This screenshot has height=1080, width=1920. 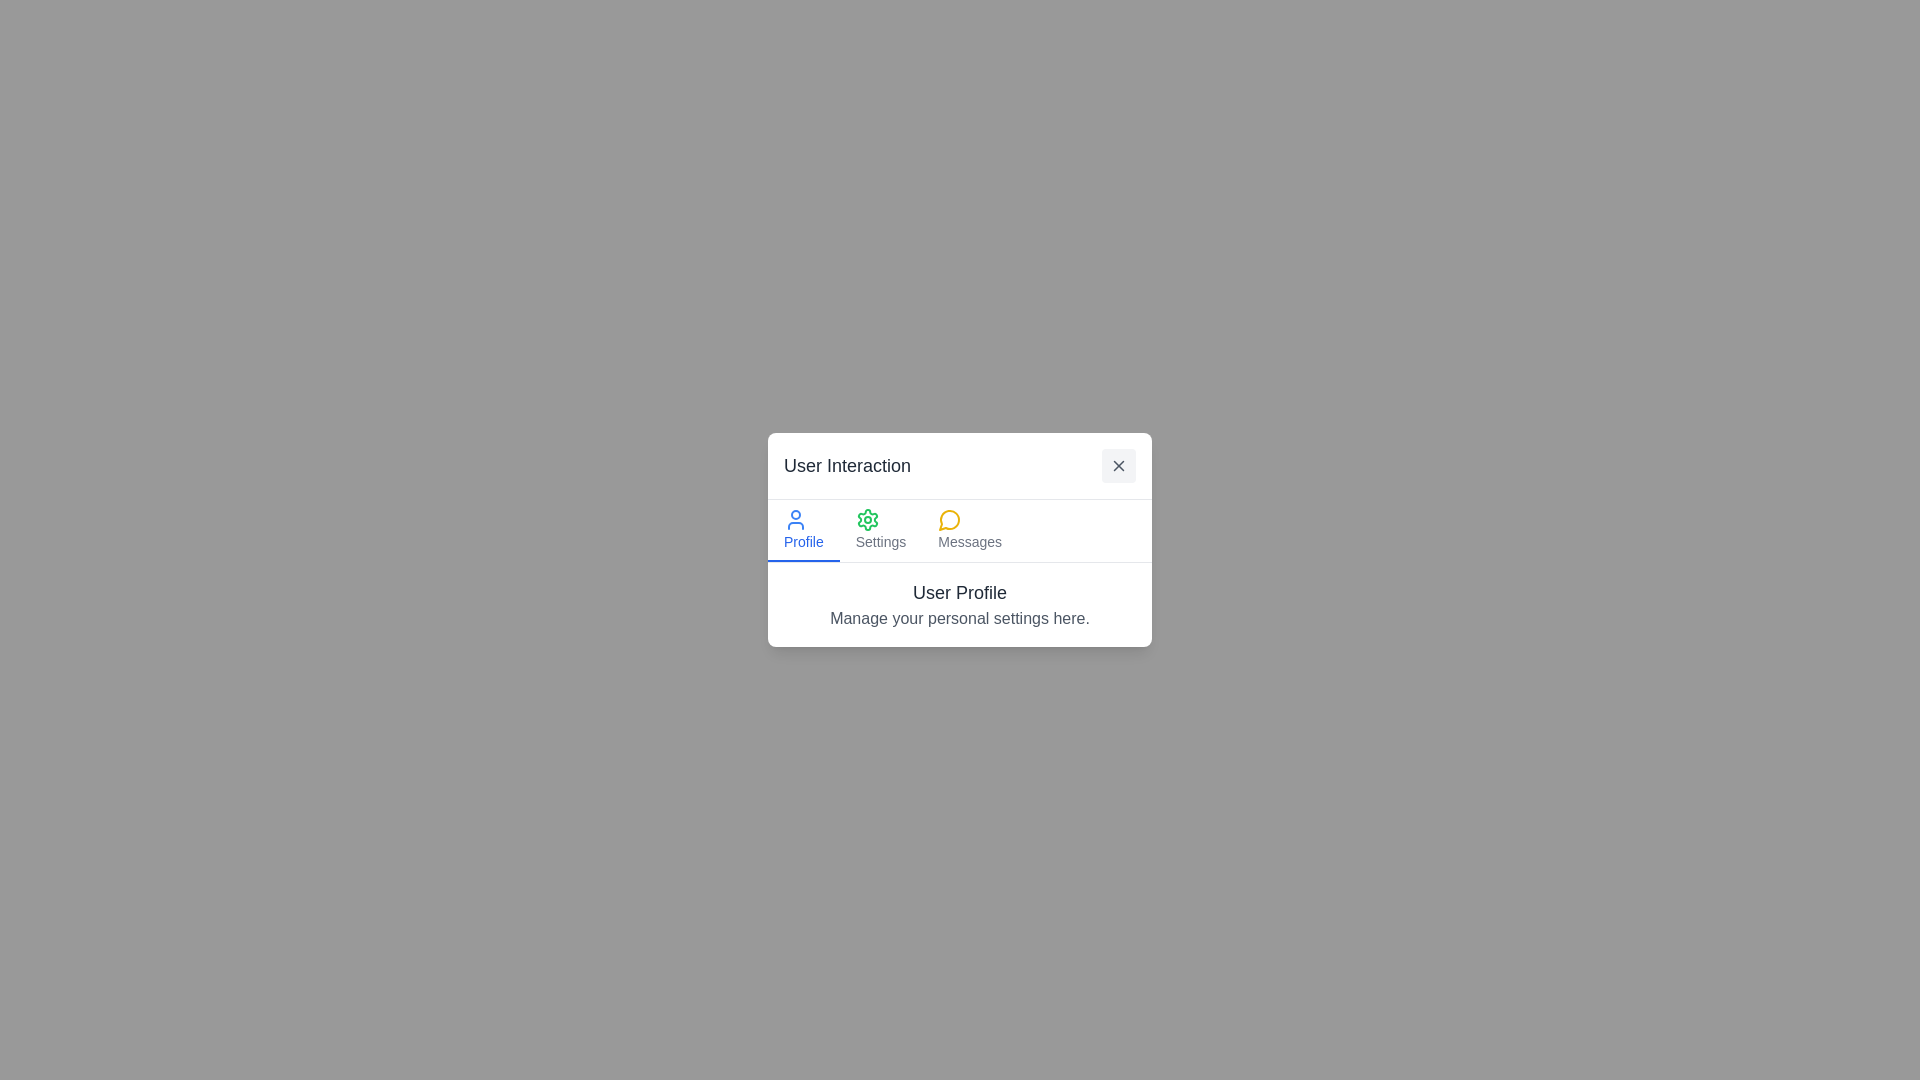 I want to click on the static text element that says 'Manage your personal settings here.' which is located below the 'User Profile' label in the user dialog box, so click(x=960, y=617).